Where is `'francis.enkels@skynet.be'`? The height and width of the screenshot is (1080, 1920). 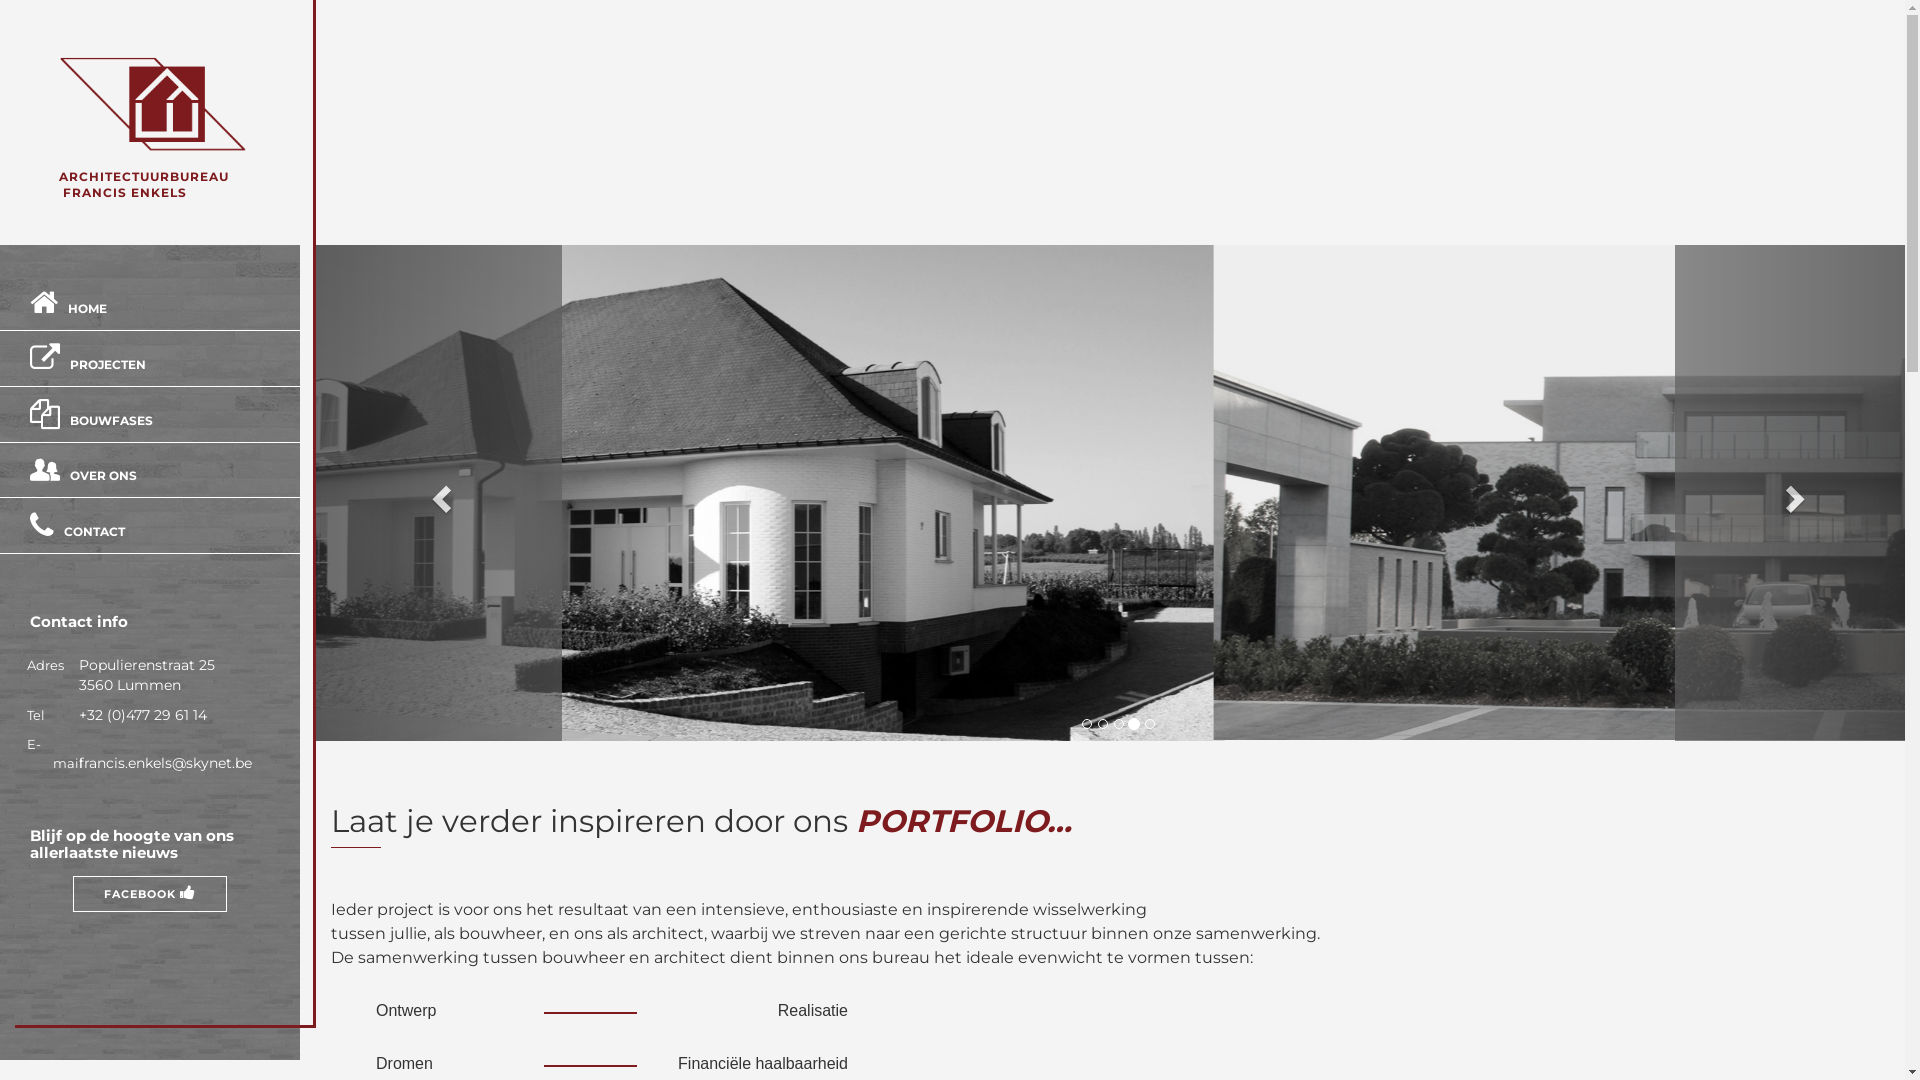 'francis.enkels@skynet.be' is located at coordinates (161, 763).